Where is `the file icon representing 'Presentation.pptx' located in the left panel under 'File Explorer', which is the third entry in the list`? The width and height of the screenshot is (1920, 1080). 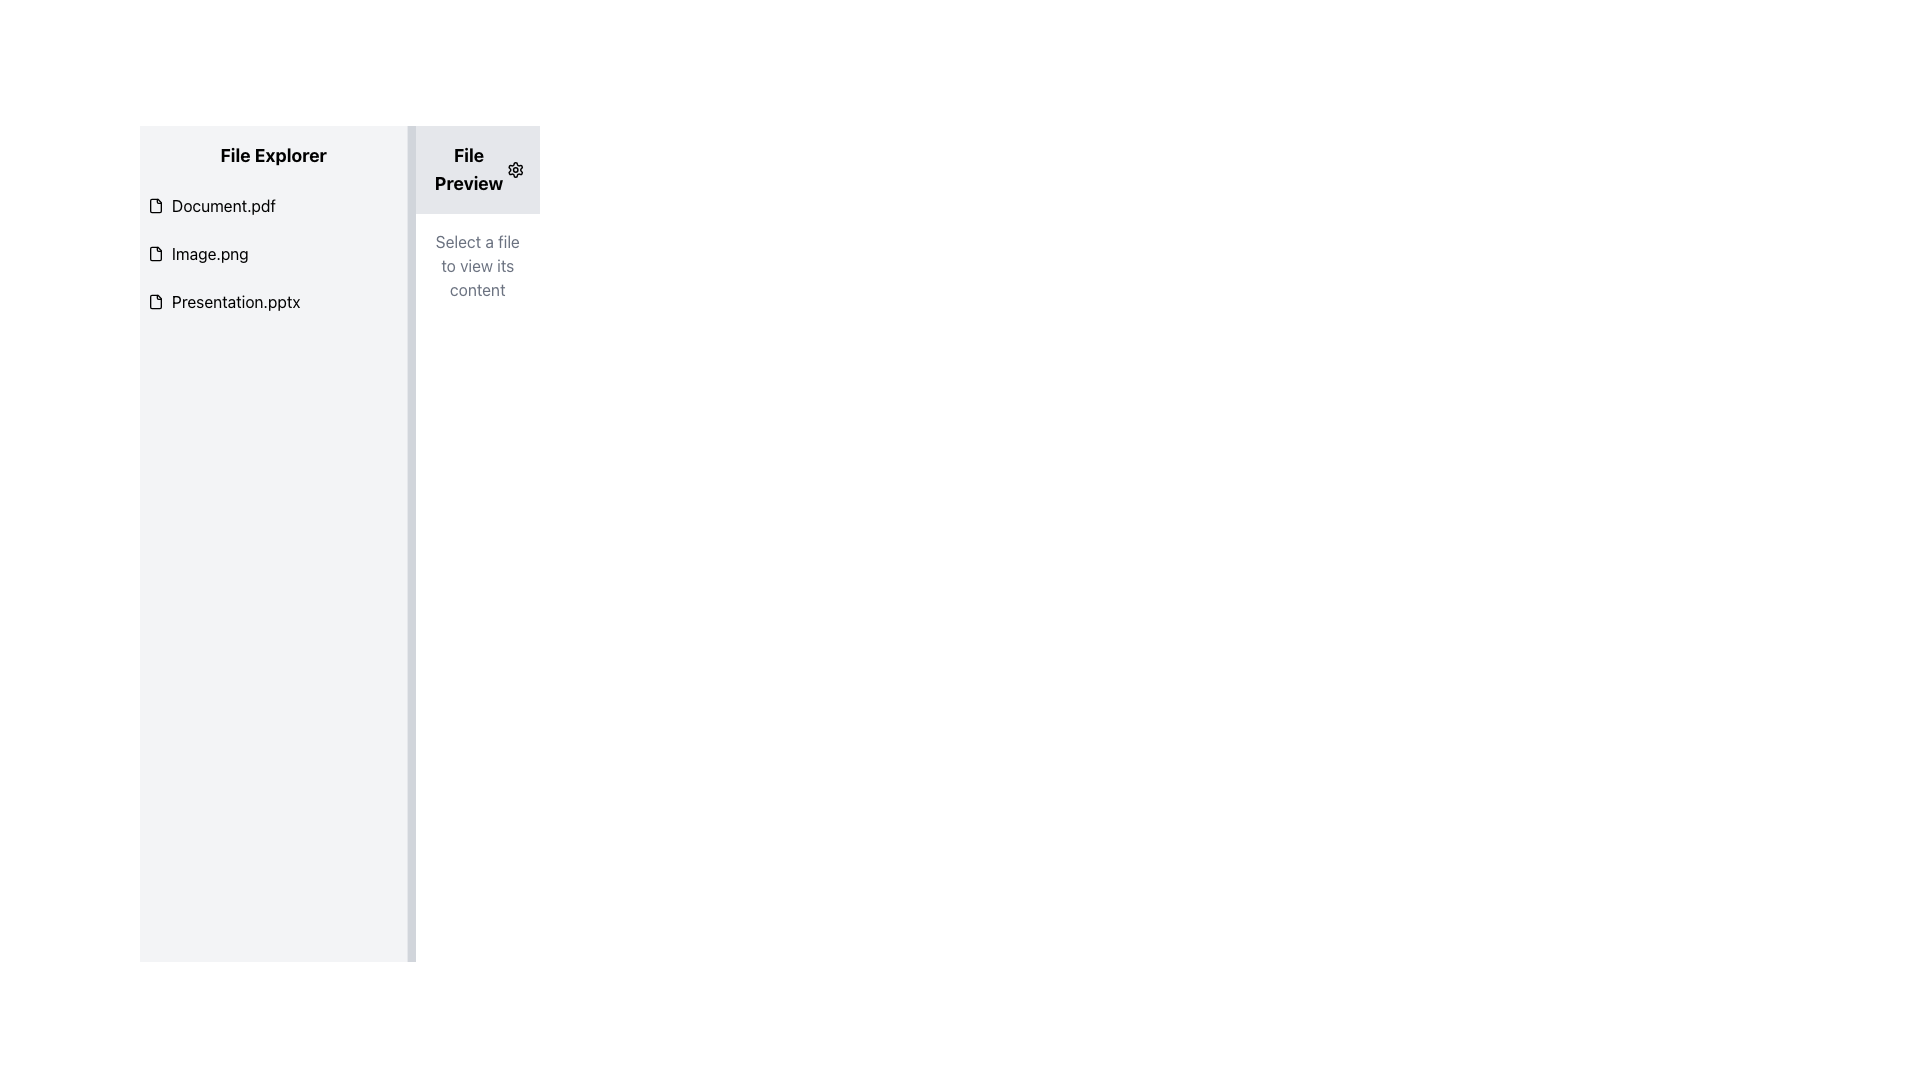
the file icon representing 'Presentation.pptx' located in the left panel under 'File Explorer', which is the third entry in the list is located at coordinates (155, 301).